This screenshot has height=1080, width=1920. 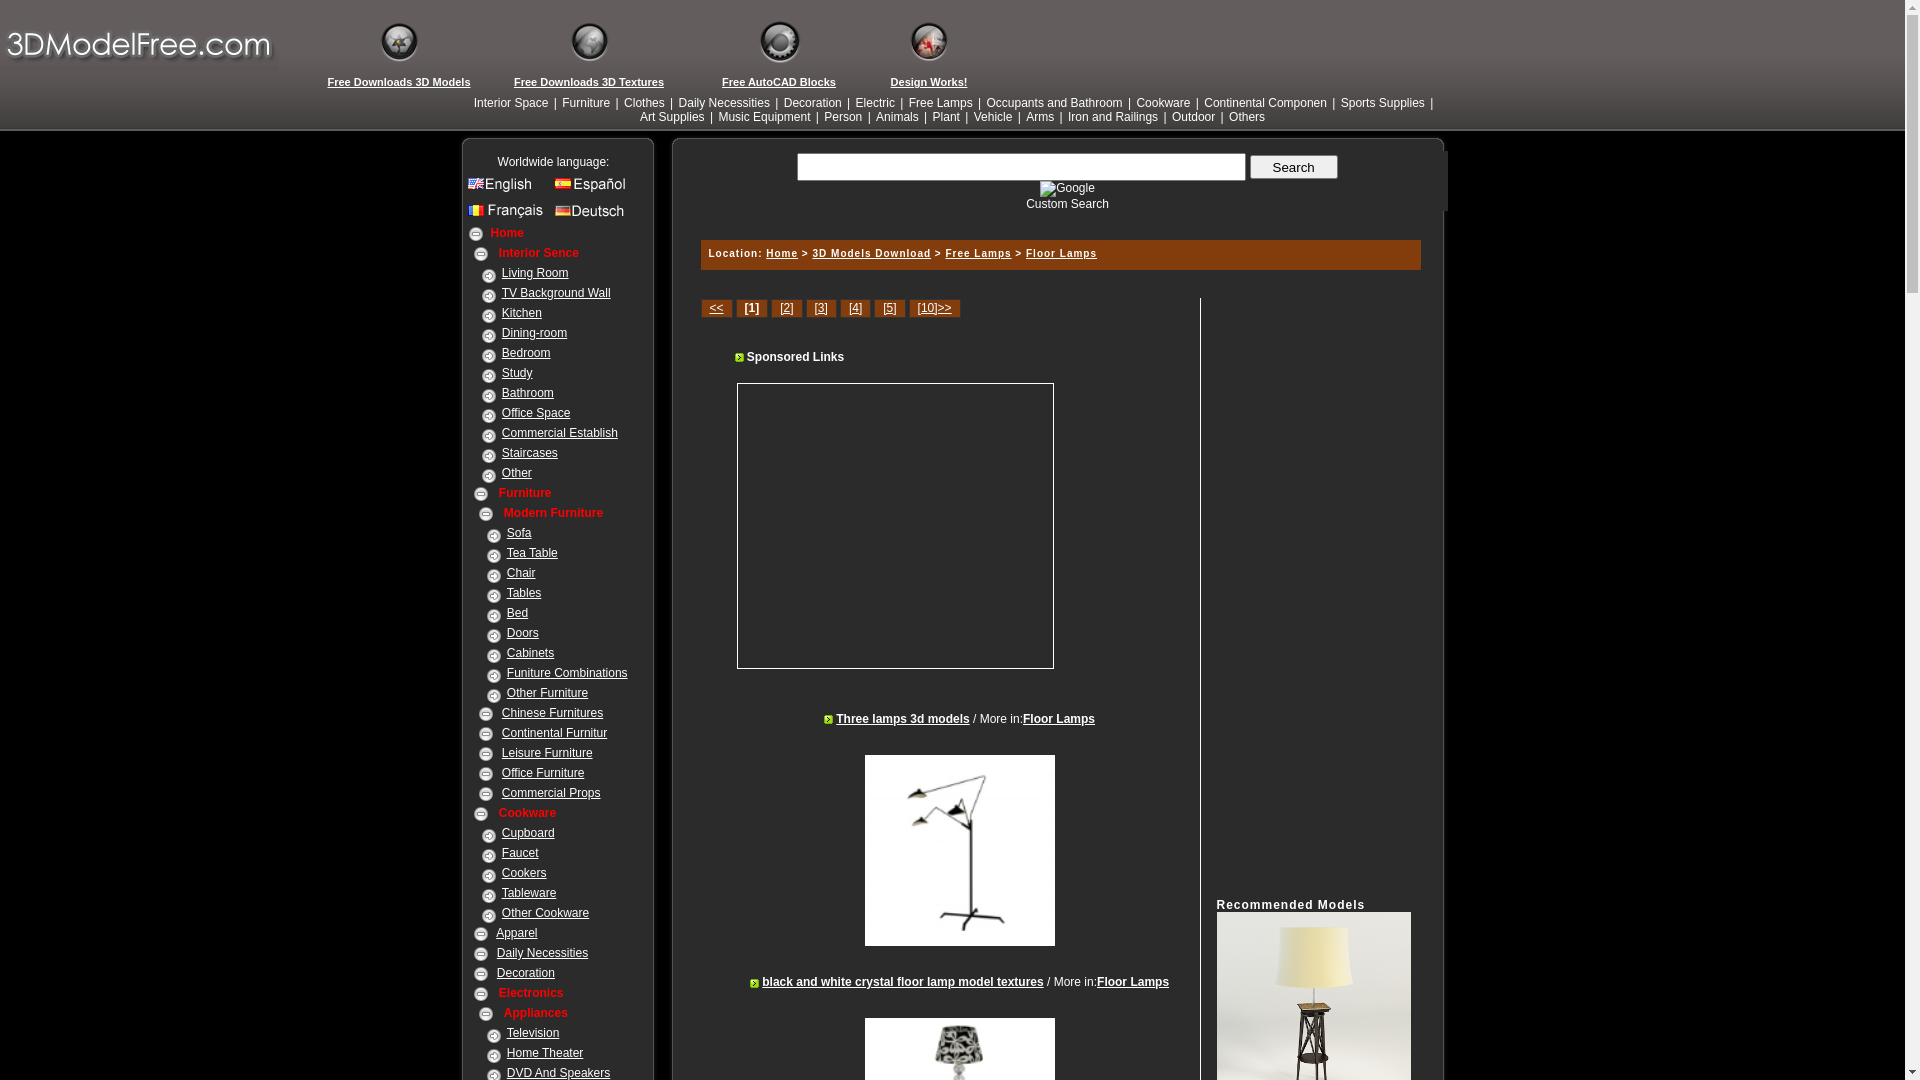 I want to click on 'Clothes', so click(x=644, y=103).